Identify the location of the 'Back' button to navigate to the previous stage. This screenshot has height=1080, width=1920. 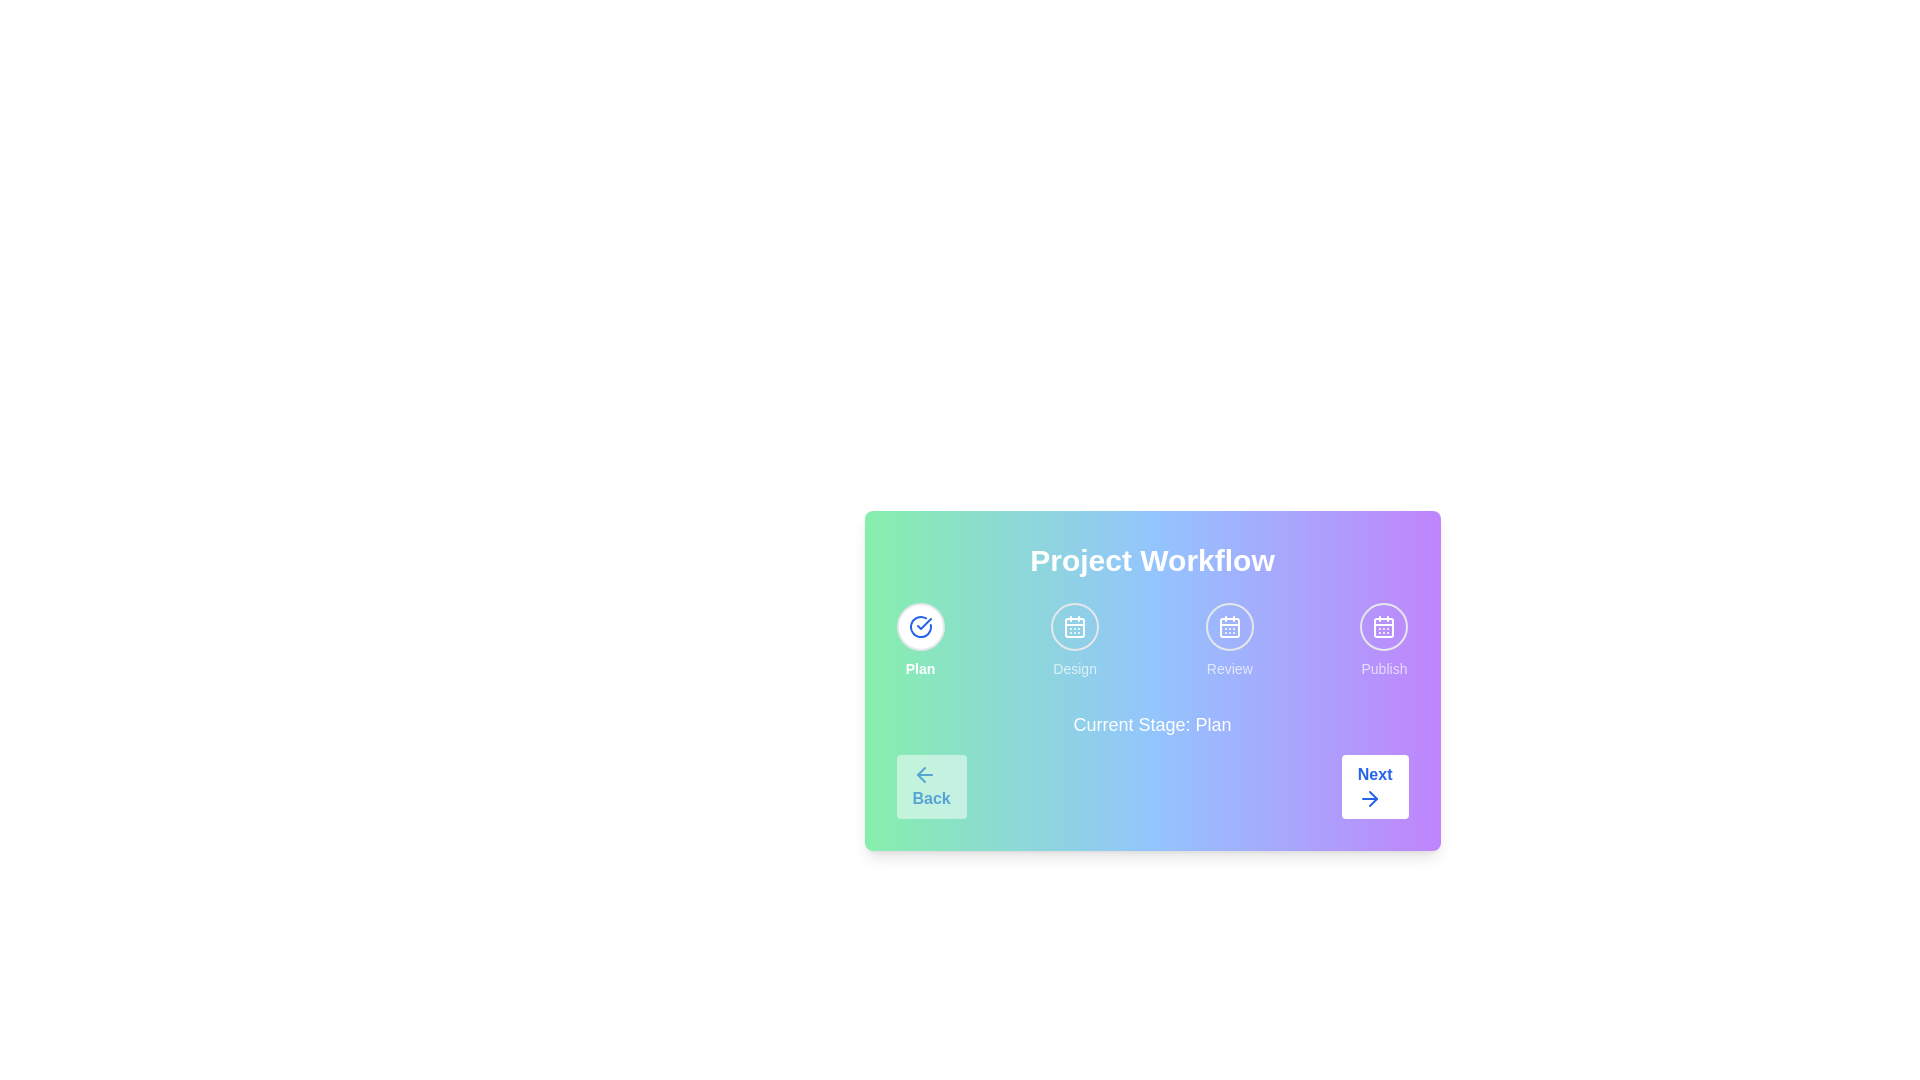
(930, 785).